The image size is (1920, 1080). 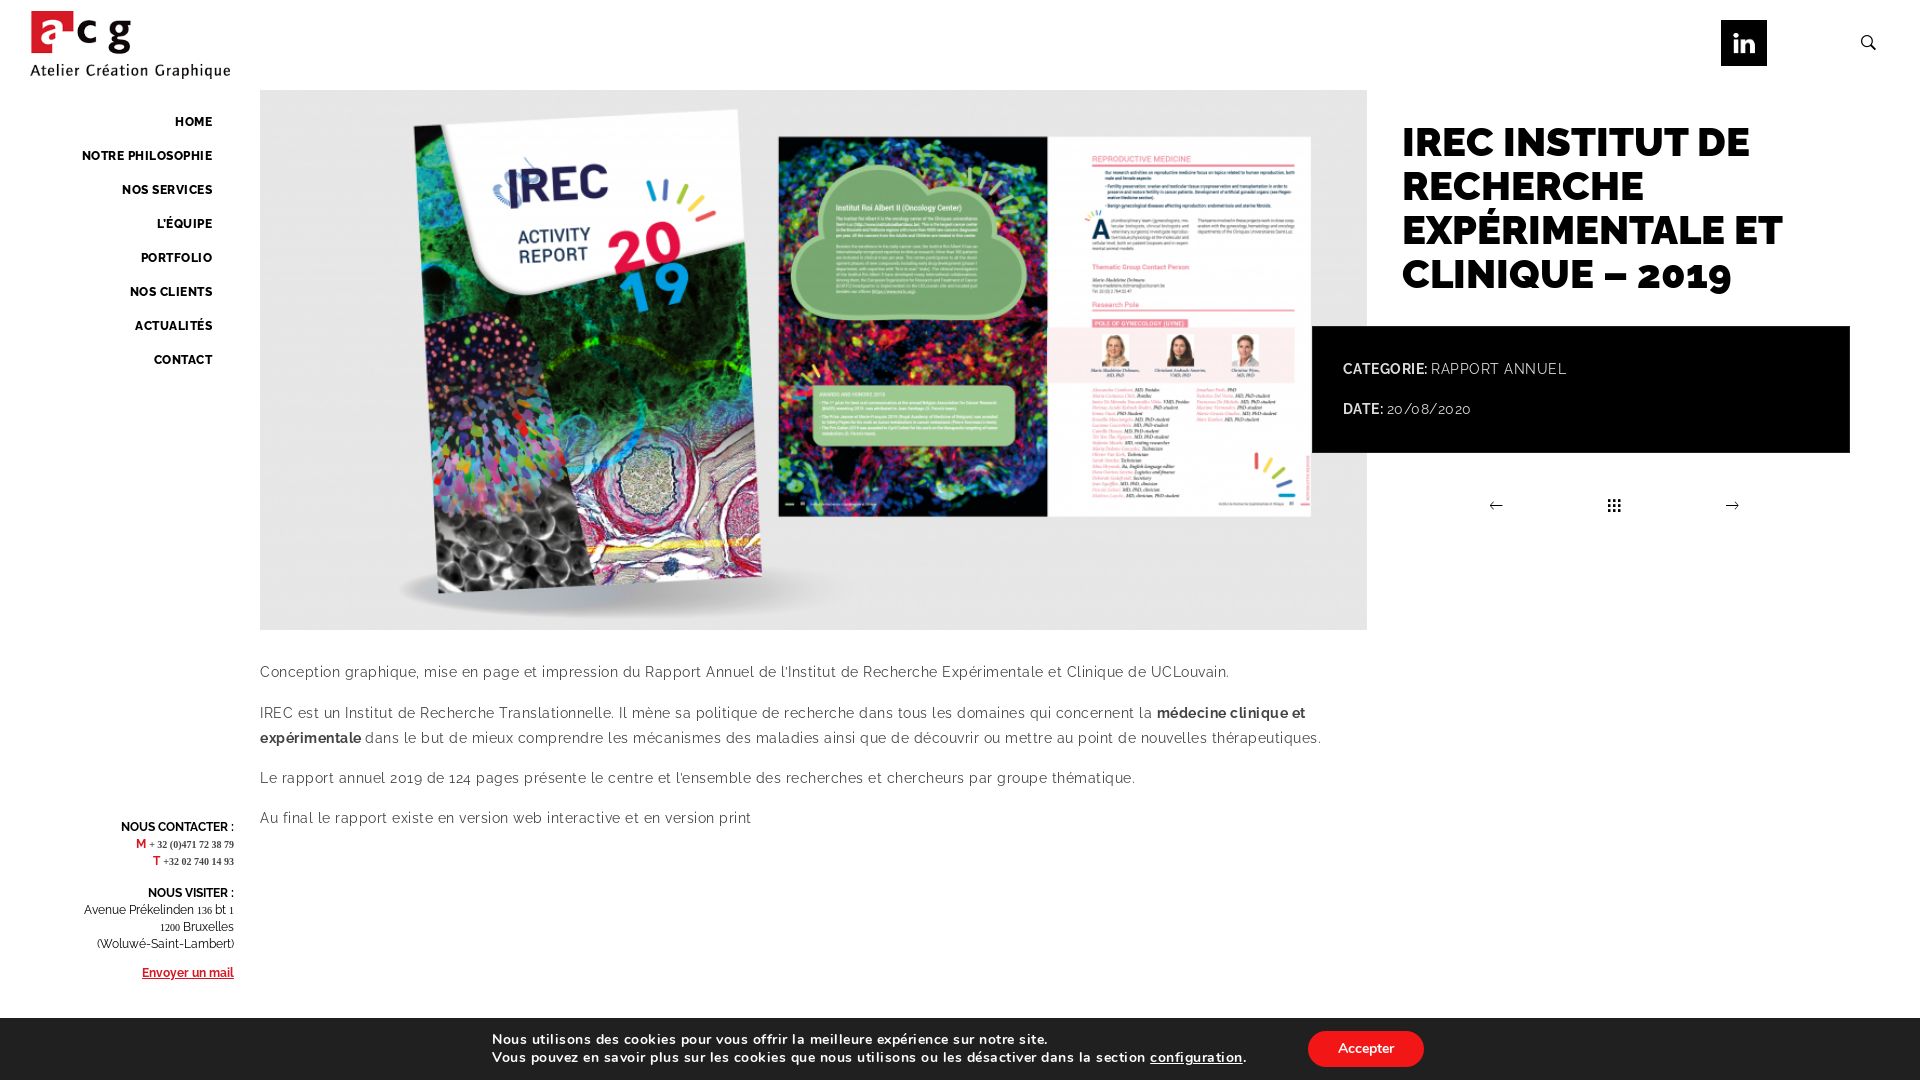 What do you see at coordinates (198, 860) in the screenshot?
I see `'+32 02 740 14 93'` at bounding box center [198, 860].